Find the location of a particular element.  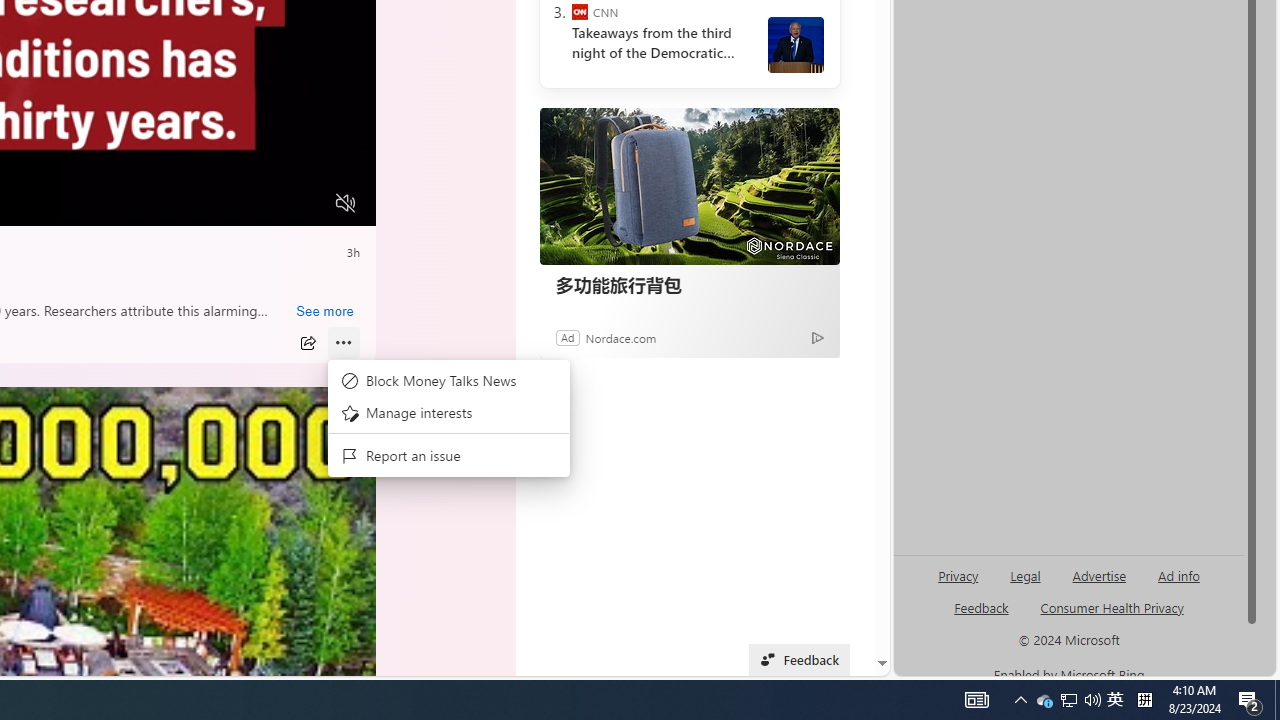

'Block Money Talks News menu item' is located at coordinates (447, 381).